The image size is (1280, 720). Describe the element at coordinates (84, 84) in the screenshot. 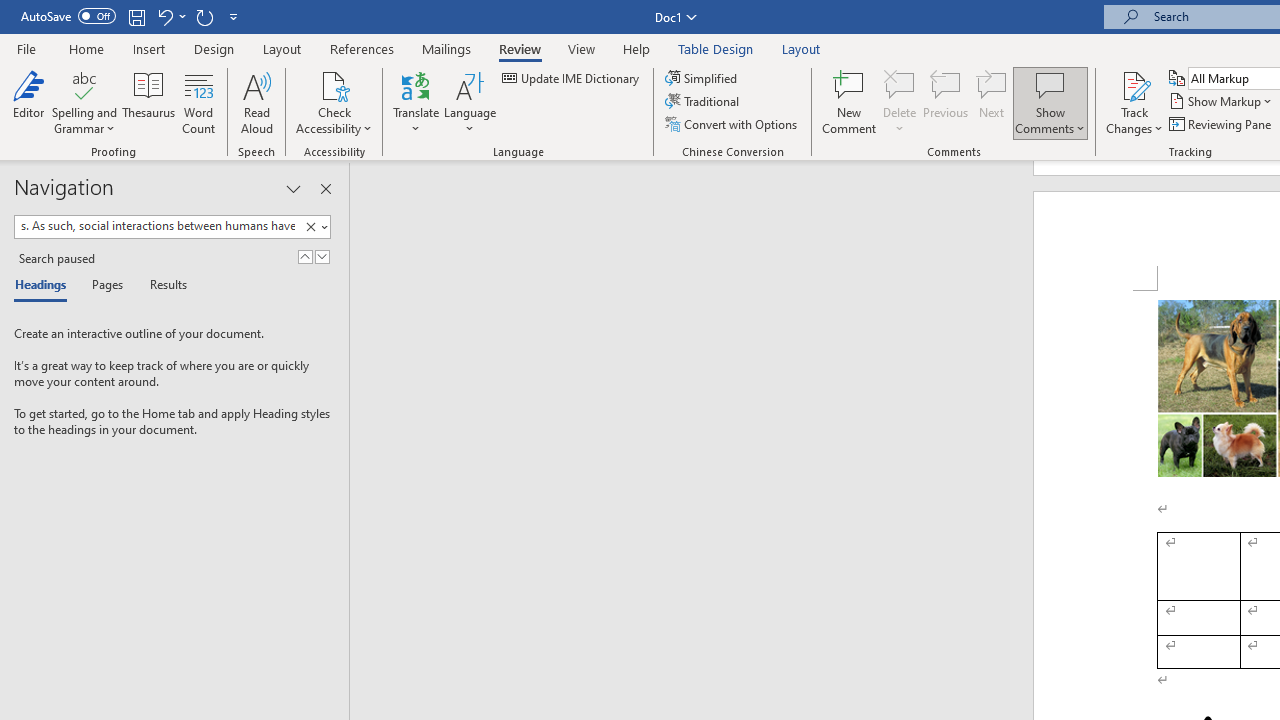

I see `'Spelling and Grammar'` at that location.